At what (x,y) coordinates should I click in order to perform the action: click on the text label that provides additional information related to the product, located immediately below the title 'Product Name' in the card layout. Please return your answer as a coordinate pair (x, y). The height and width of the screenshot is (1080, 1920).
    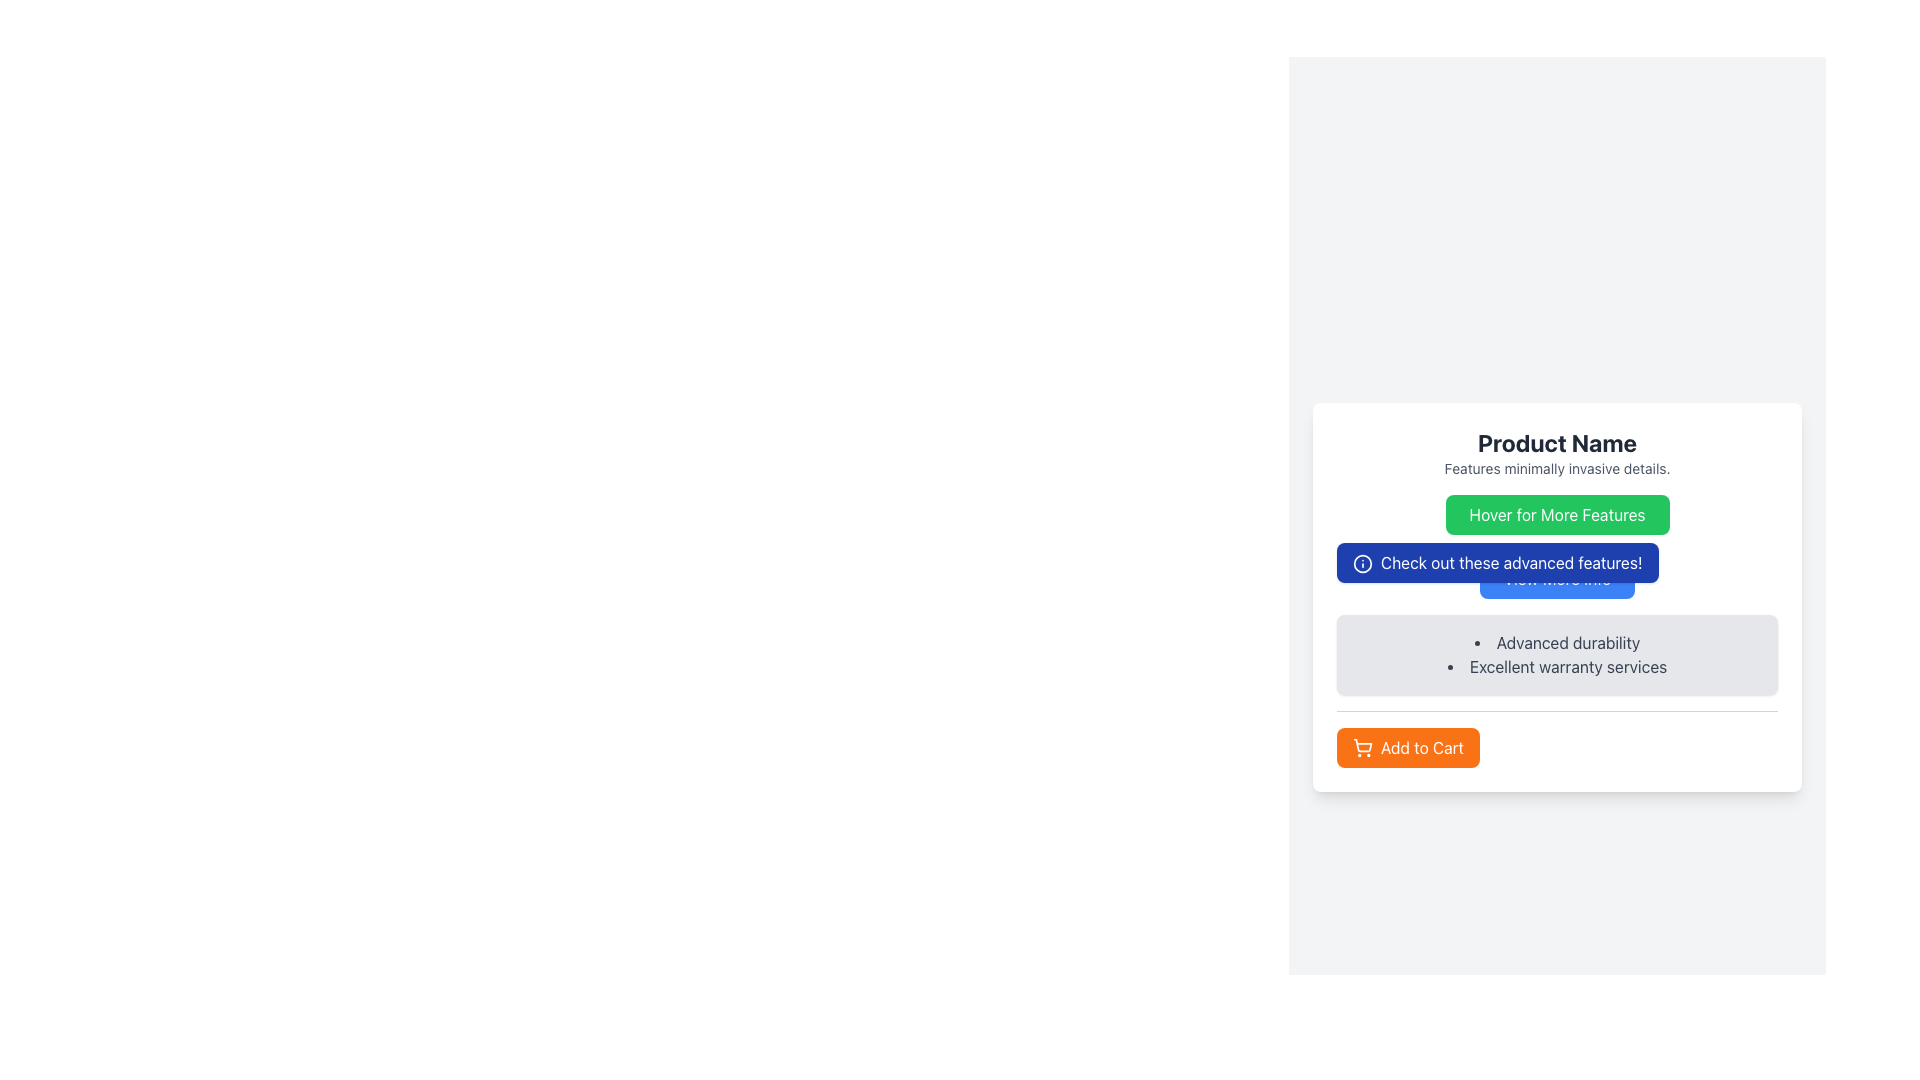
    Looking at the image, I should click on (1556, 468).